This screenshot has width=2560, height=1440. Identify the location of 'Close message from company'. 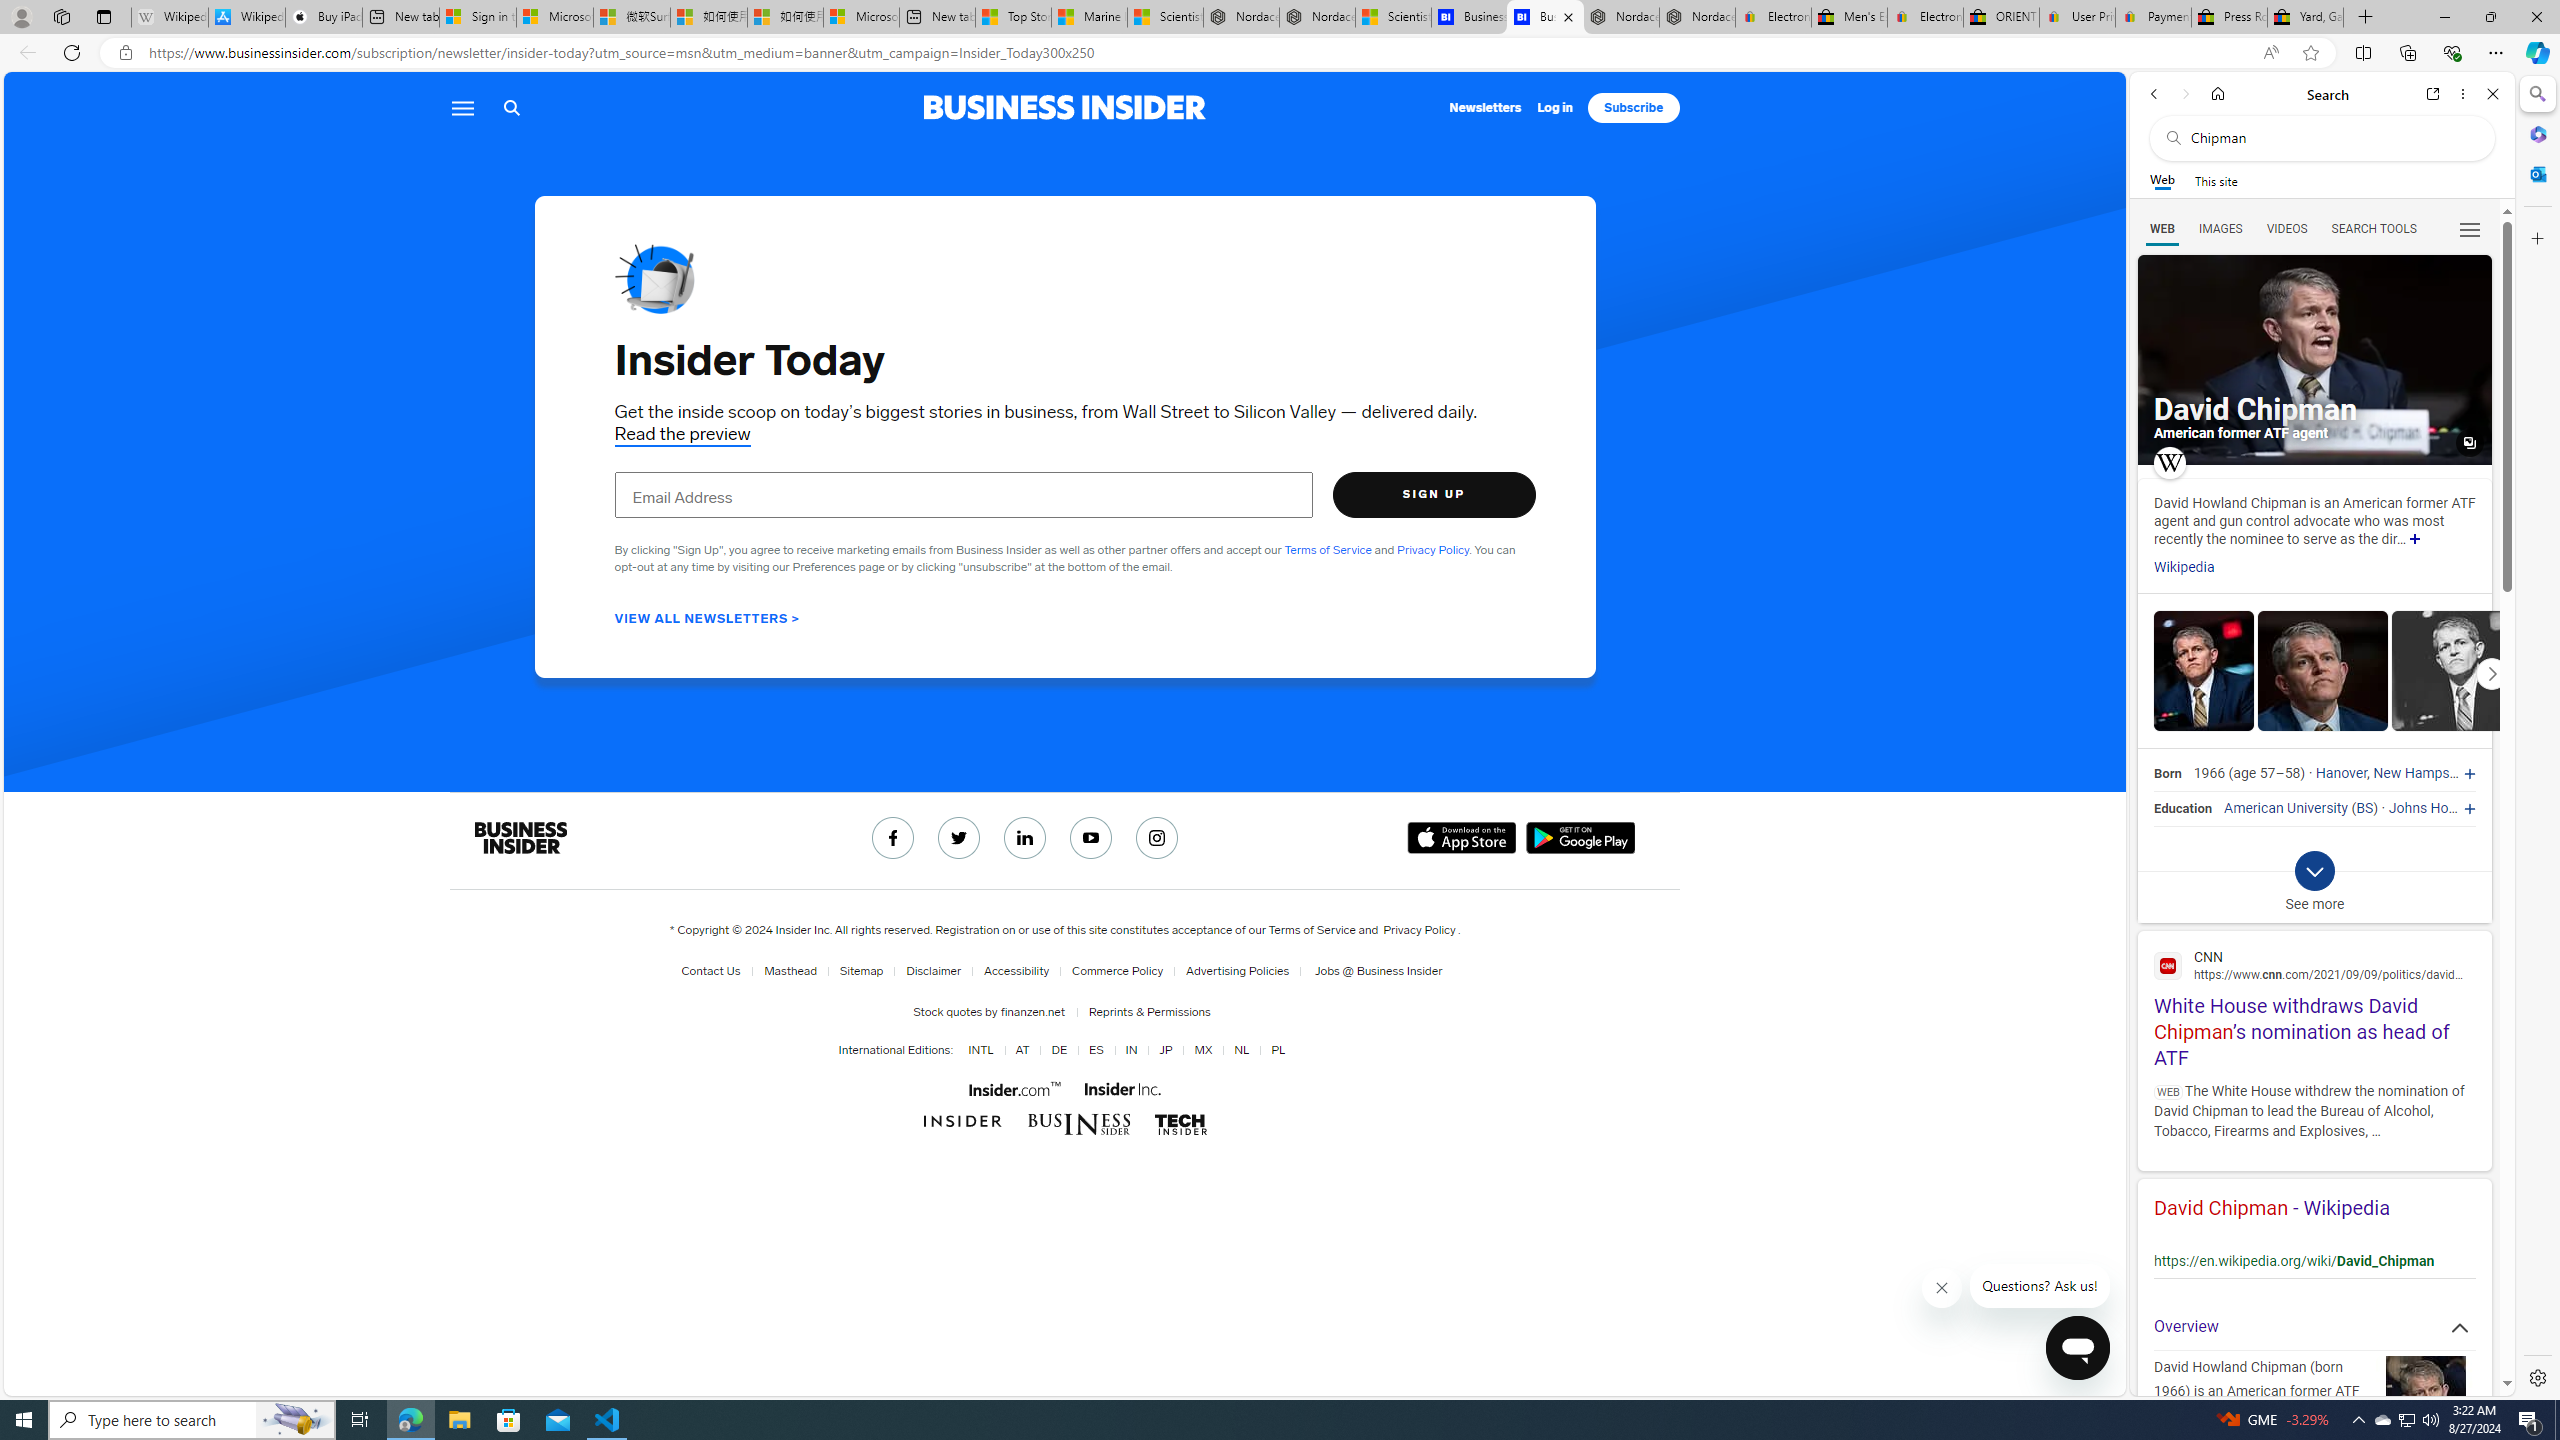
(1943, 1287).